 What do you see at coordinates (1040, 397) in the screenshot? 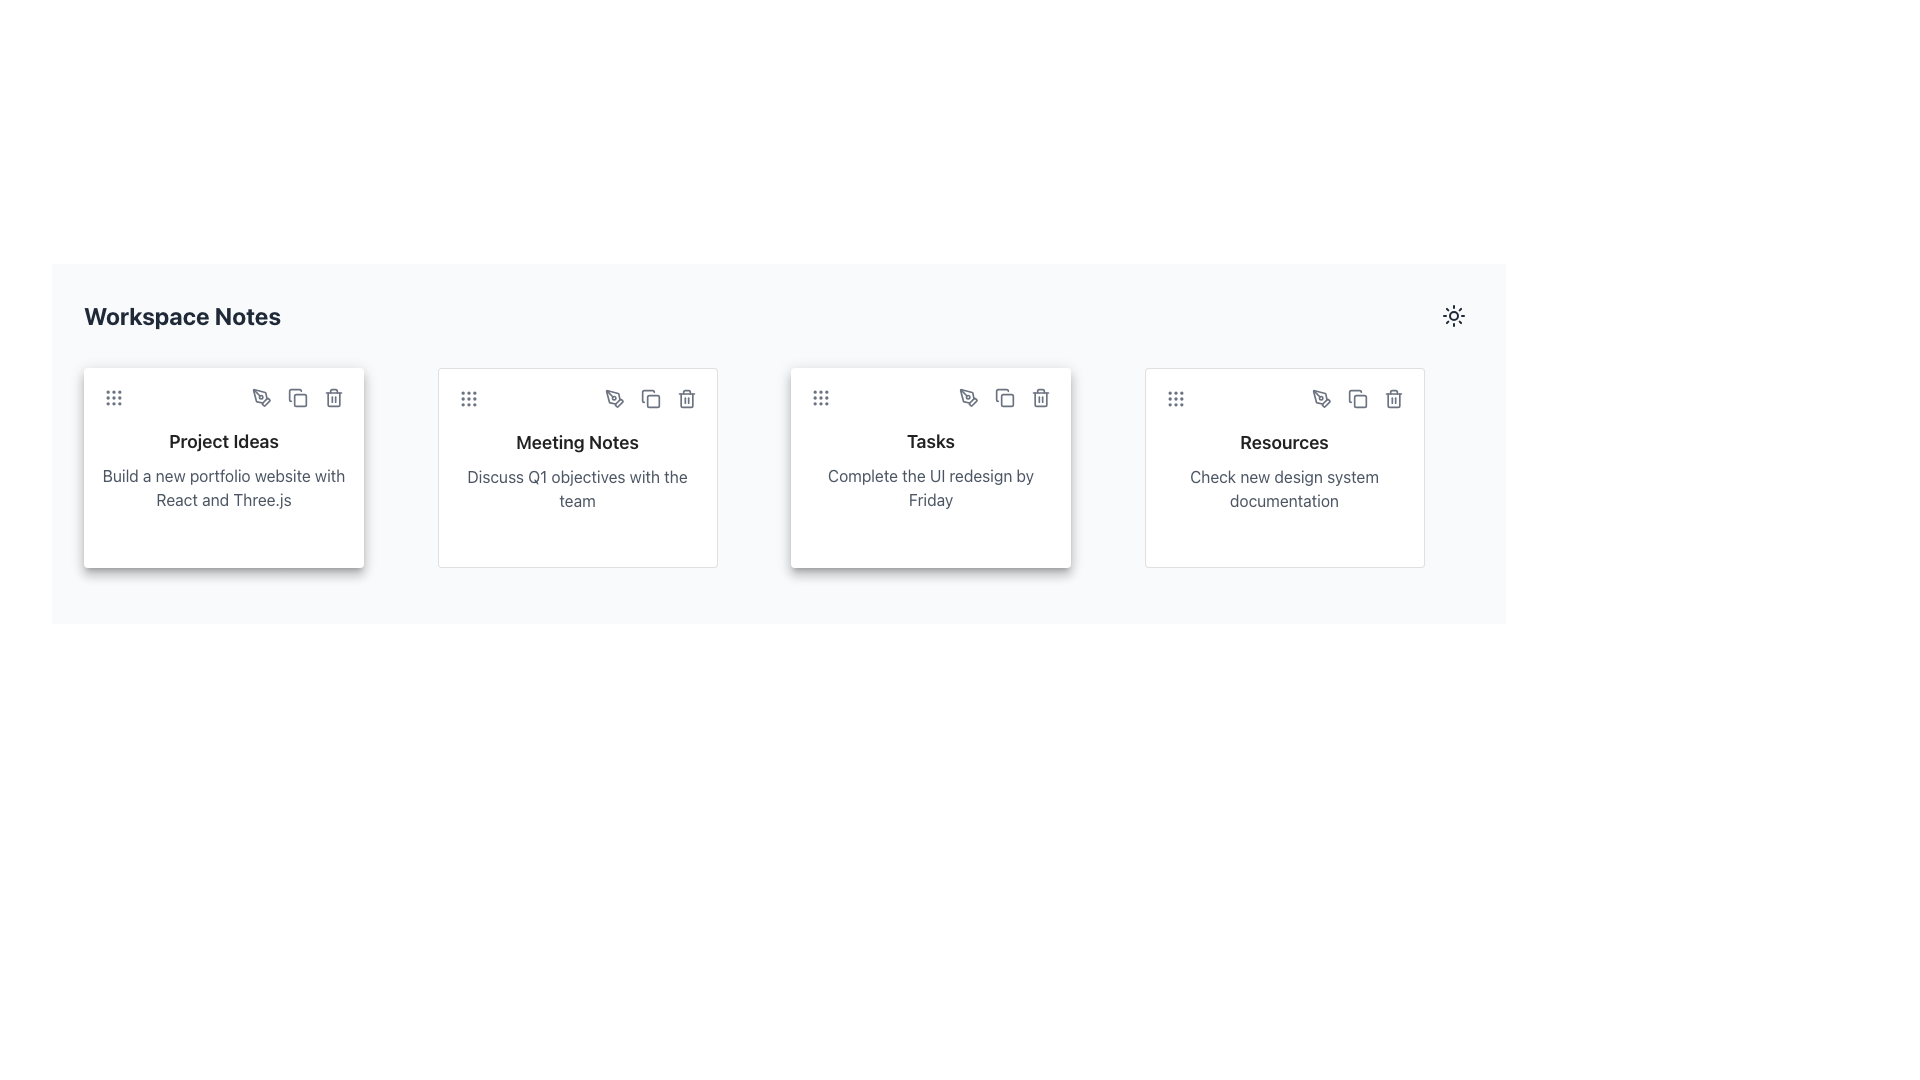
I see `the delete icon button located in the top-right corner of the 'Tasks' card` at bounding box center [1040, 397].